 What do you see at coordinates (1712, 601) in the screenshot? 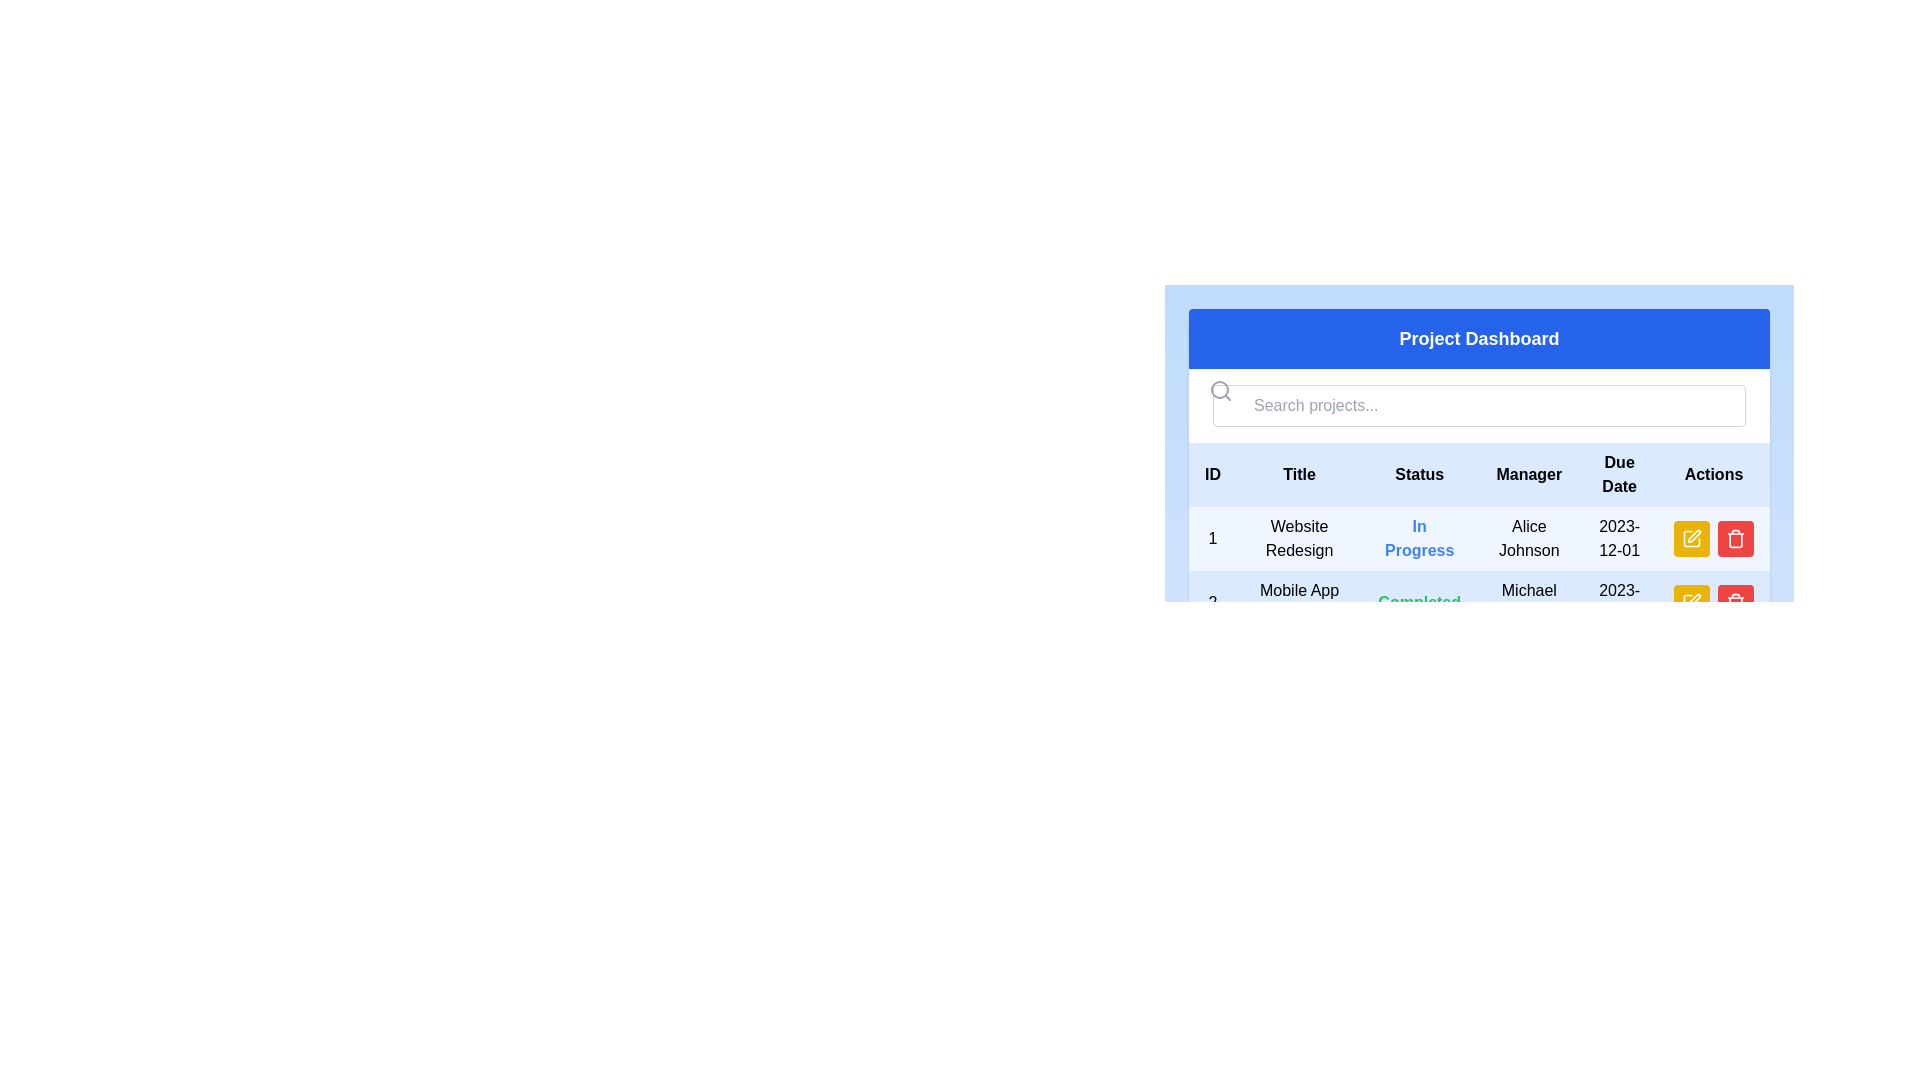
I see `the red delete button with a trash icon located in the last column under the 'Actions' header in the second row of the table, below the 'Mobile App Launch' entry` at bounding box center [1712, 601].